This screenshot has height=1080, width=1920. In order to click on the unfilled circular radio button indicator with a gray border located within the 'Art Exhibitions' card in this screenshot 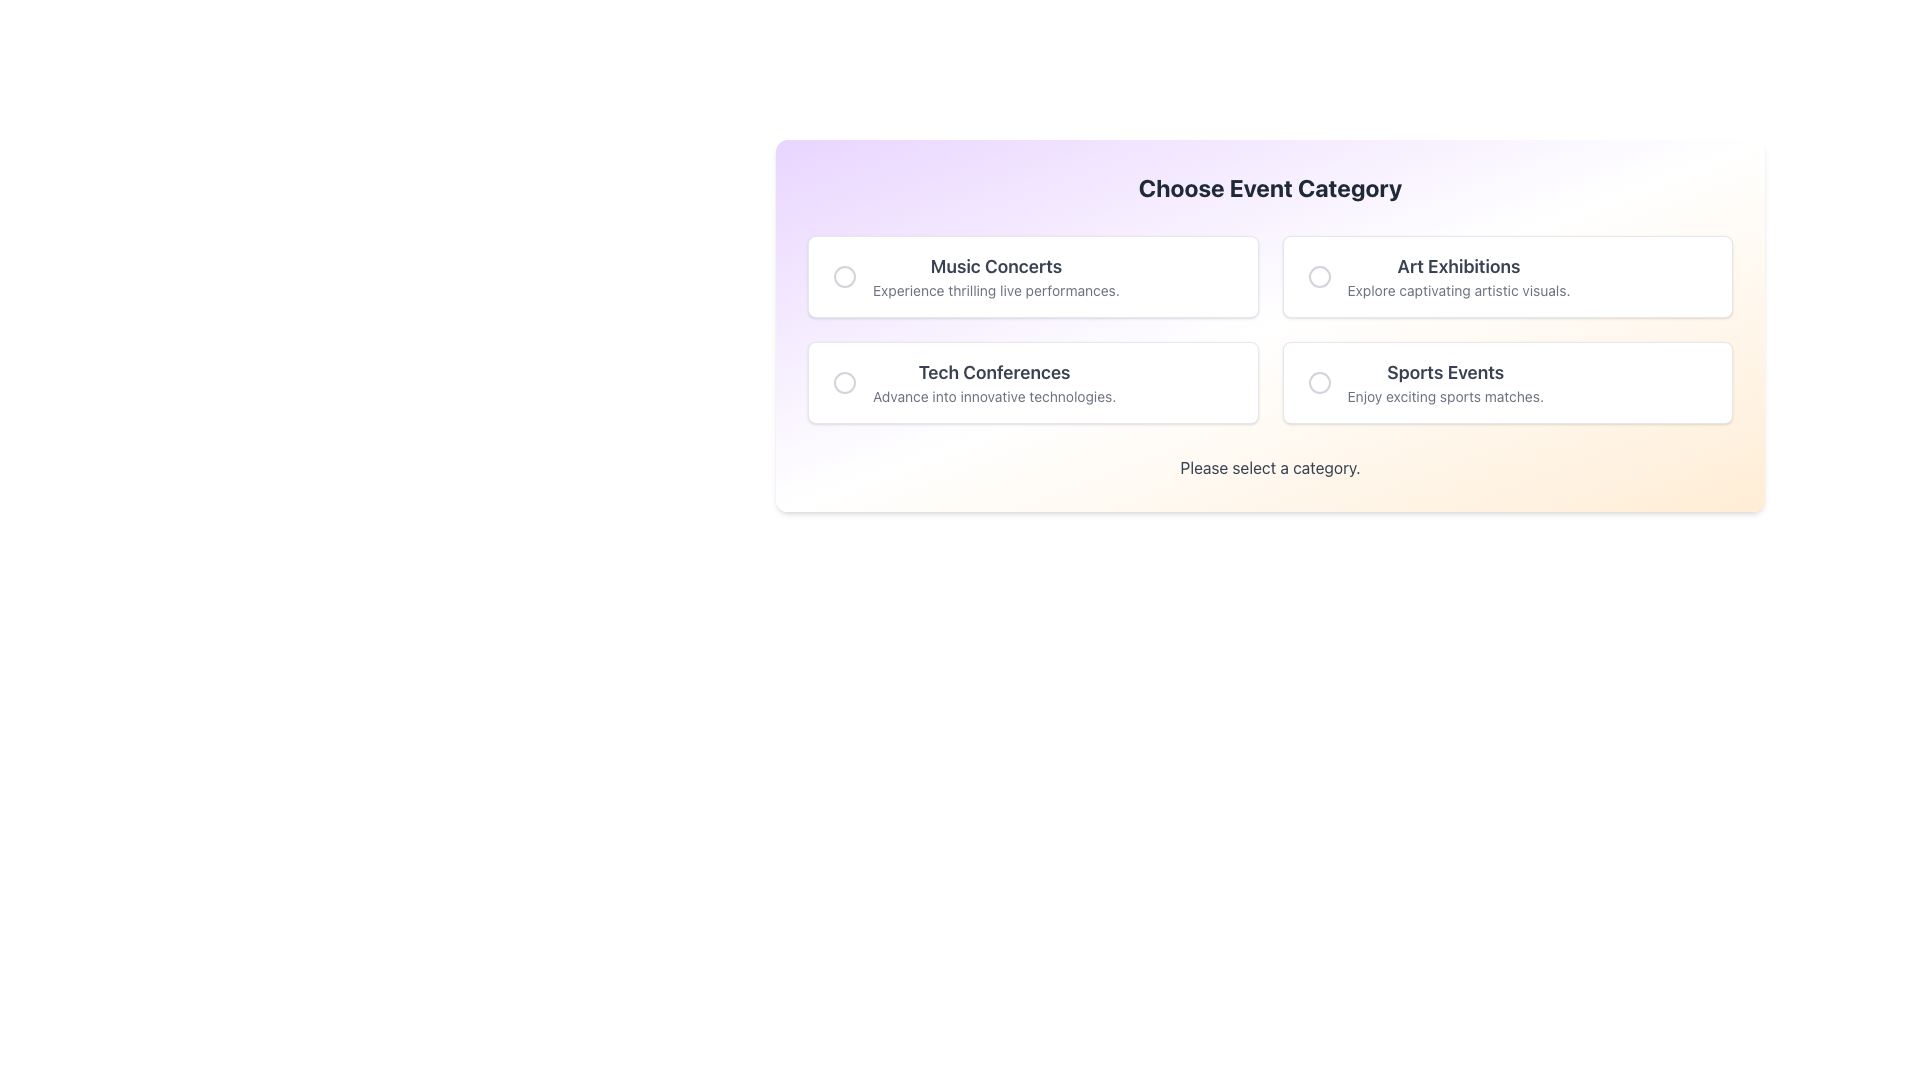, I will do `click(1319, 277)`.